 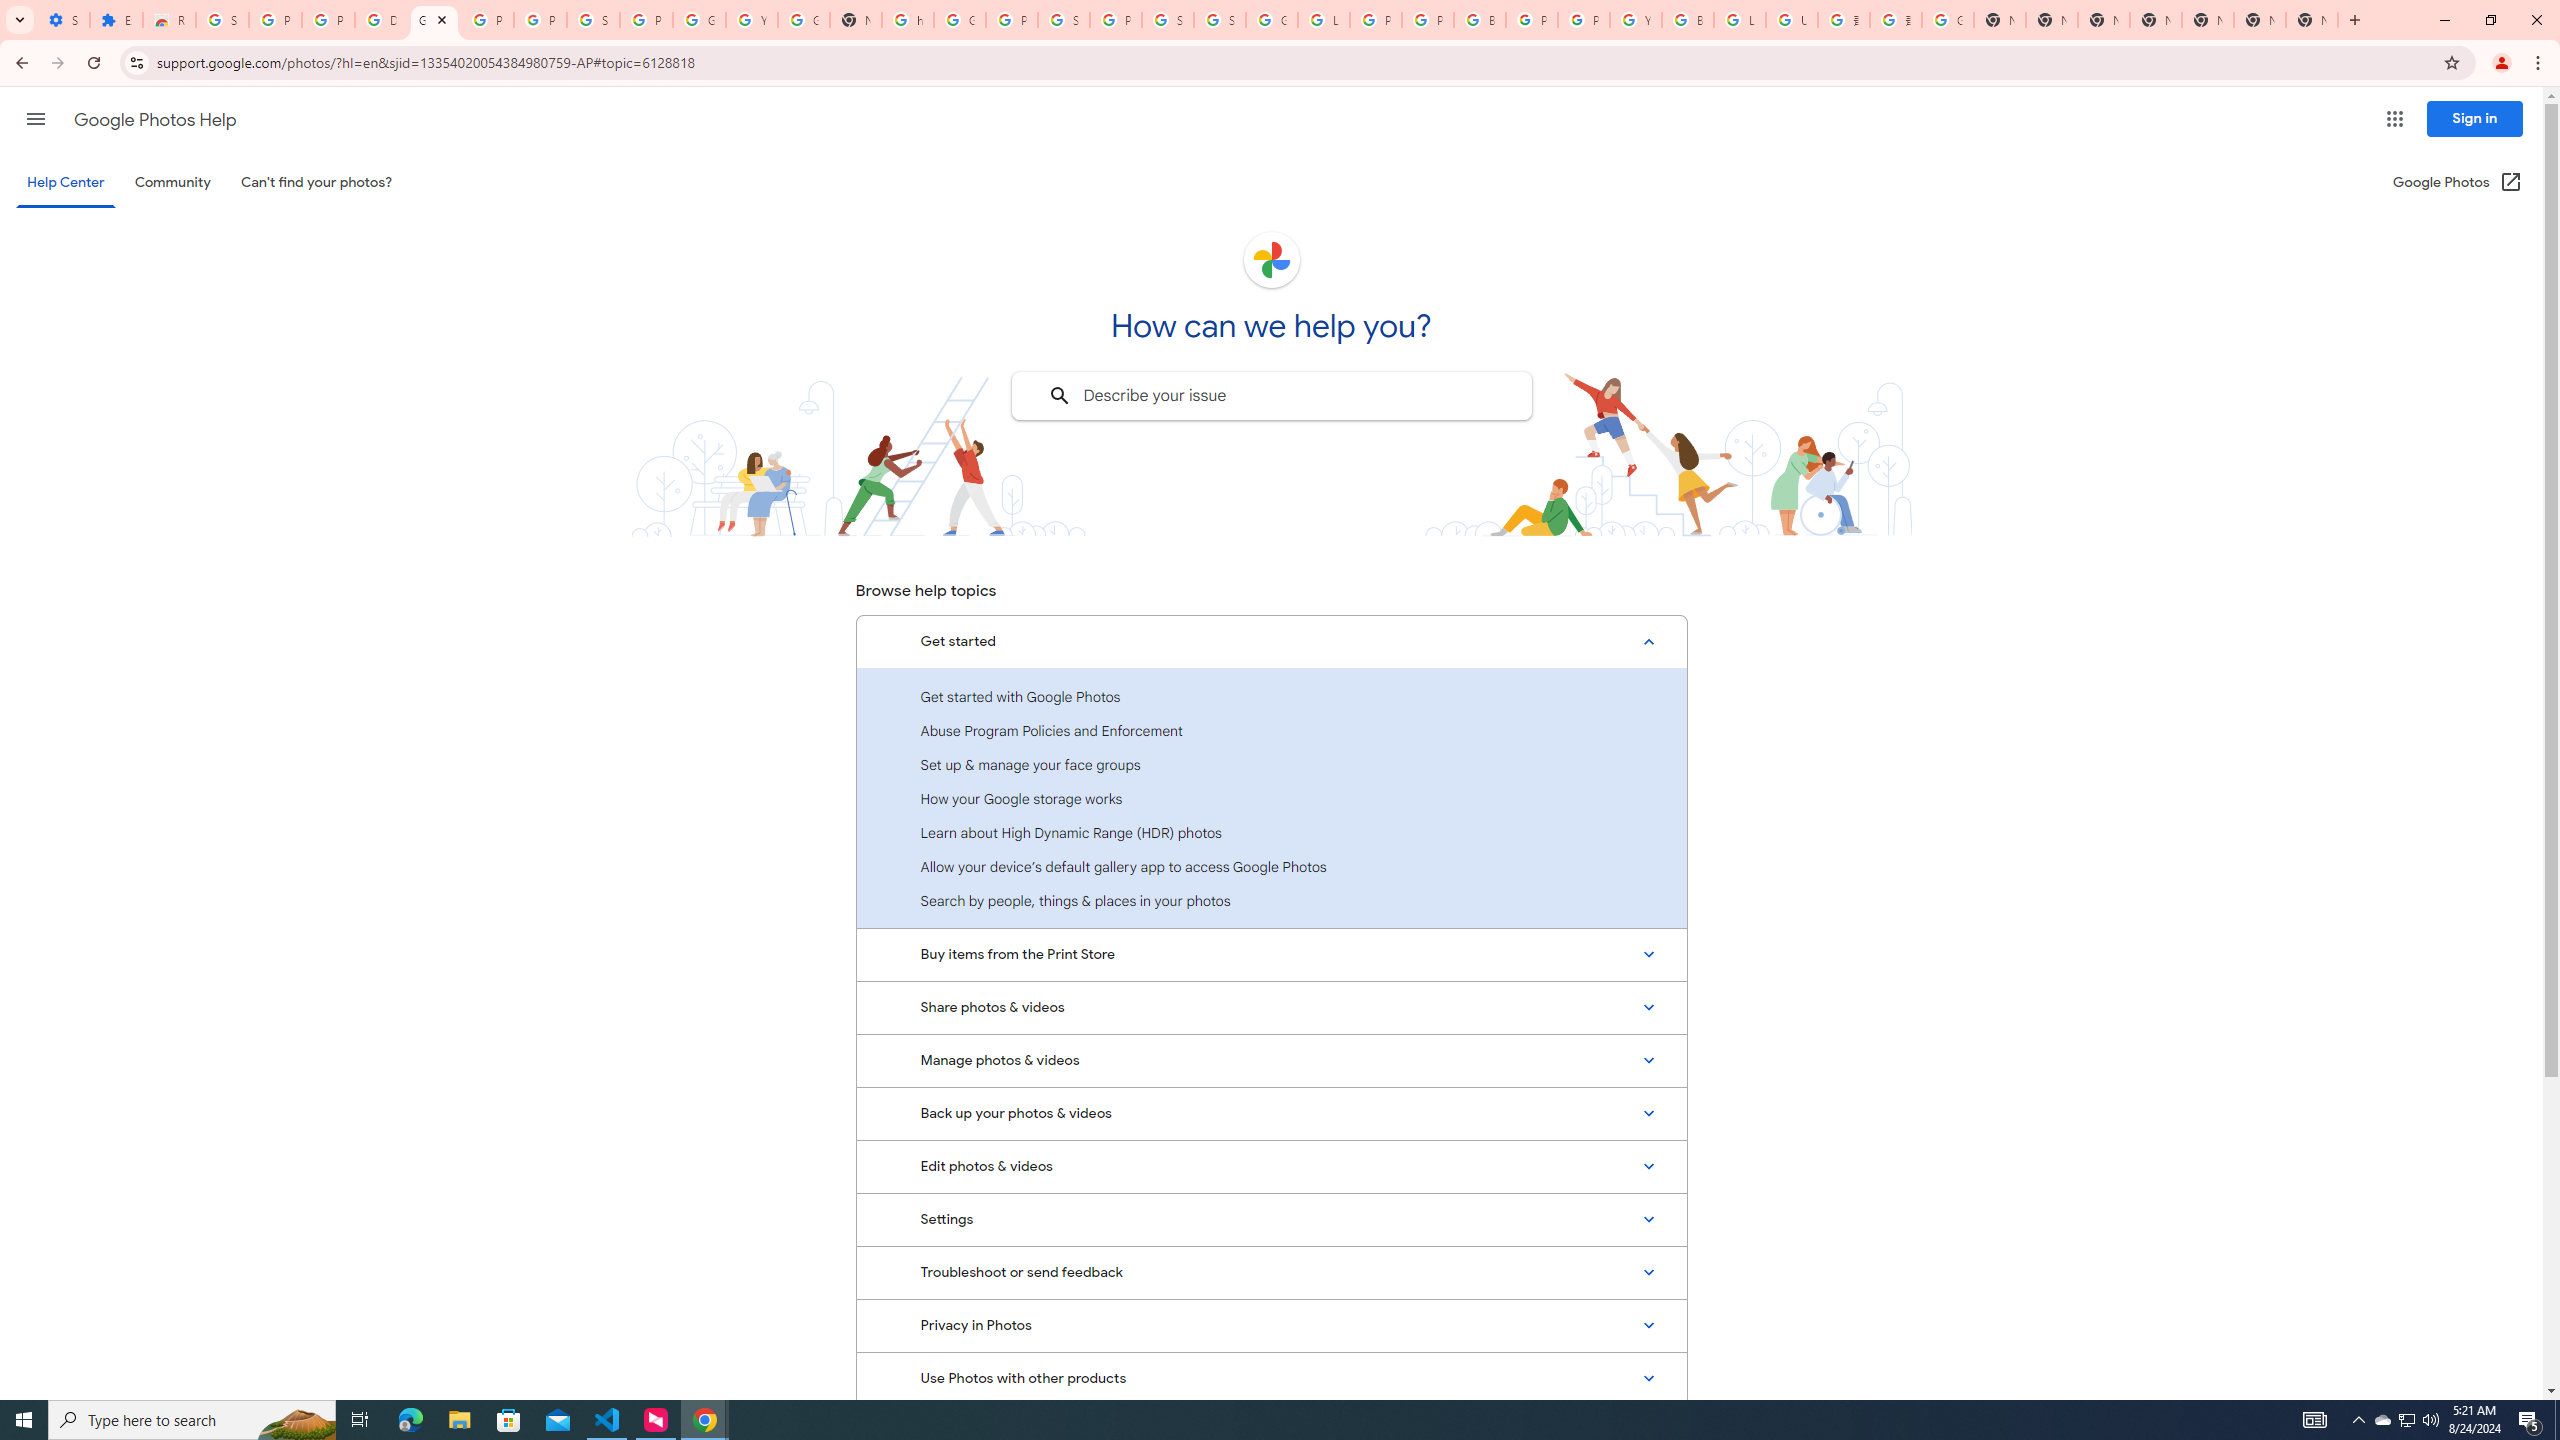 What do you see at coordinates (1271, 900) in the screenshot?
I see `'Search by people, things & places in your photos'` at bounding box center [1271, 900].